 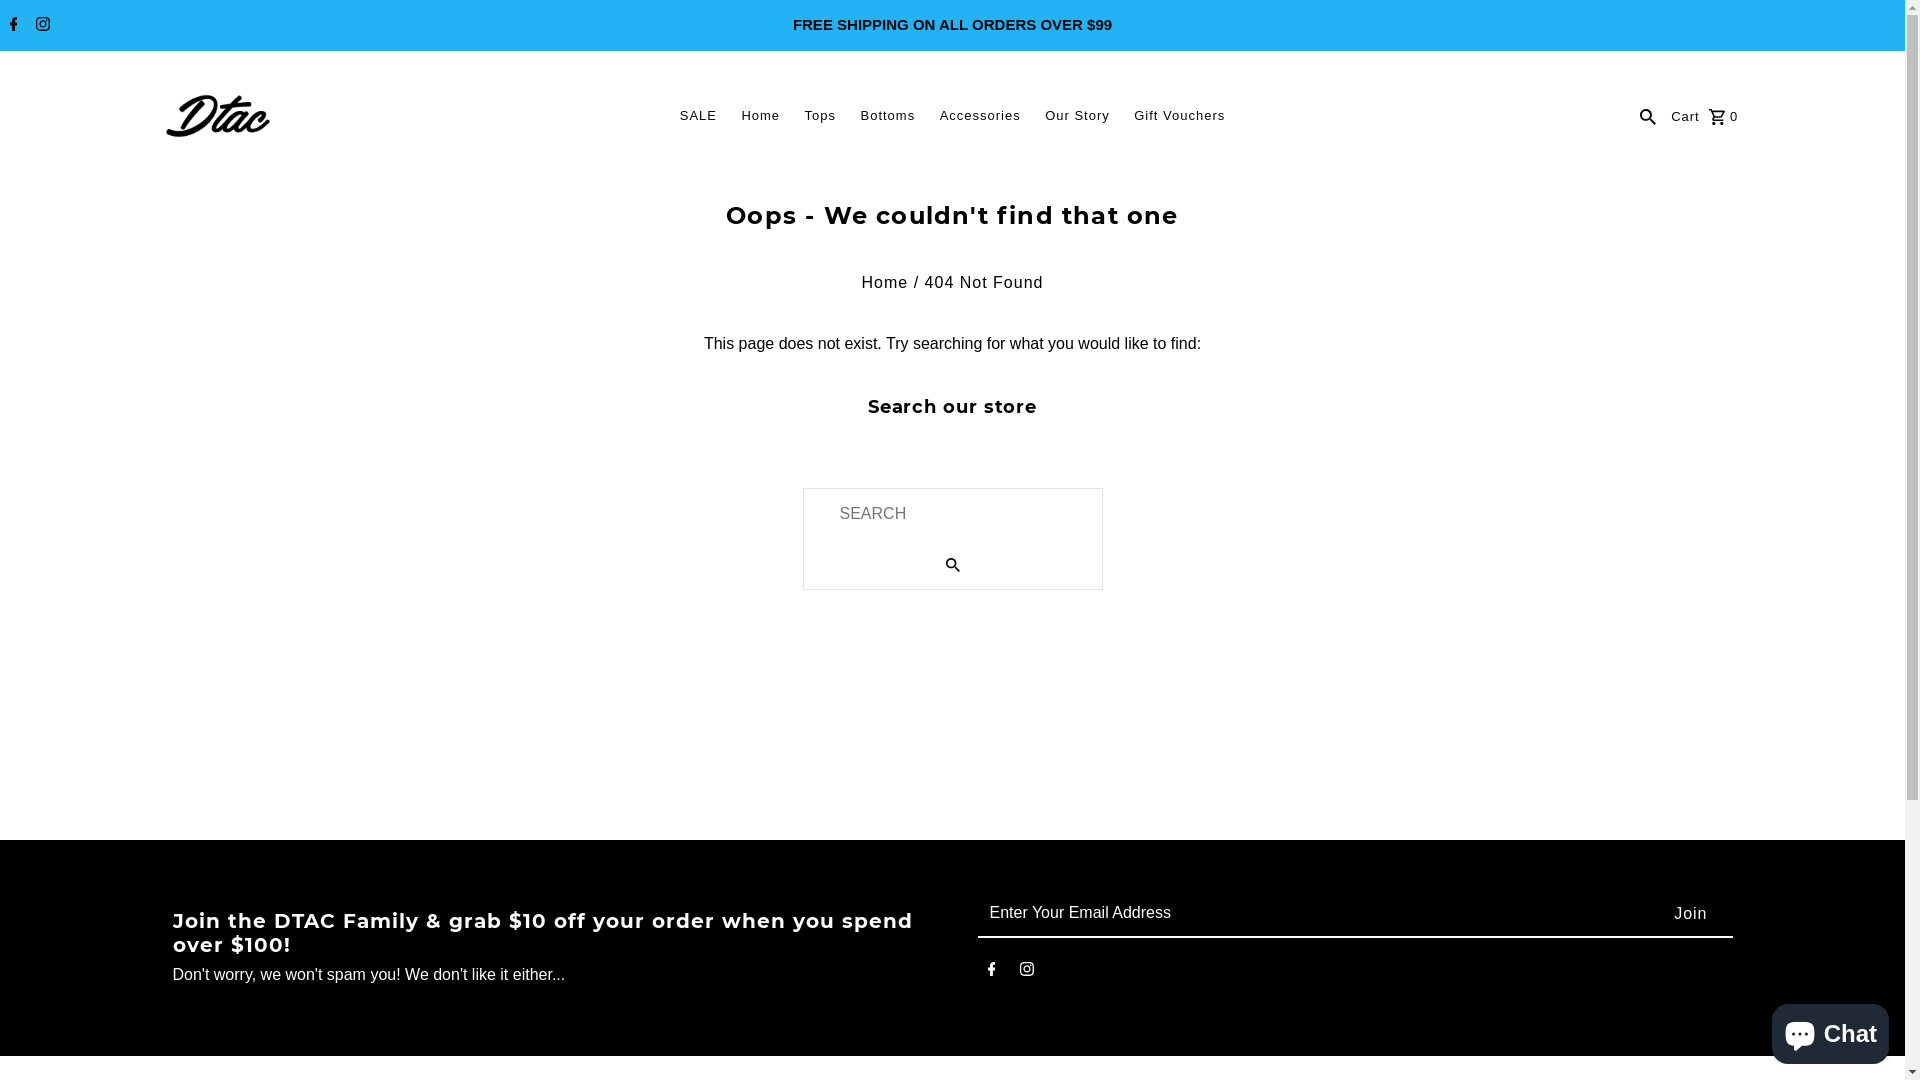 I want to click on 'Join', so click(x=1689, y=914).